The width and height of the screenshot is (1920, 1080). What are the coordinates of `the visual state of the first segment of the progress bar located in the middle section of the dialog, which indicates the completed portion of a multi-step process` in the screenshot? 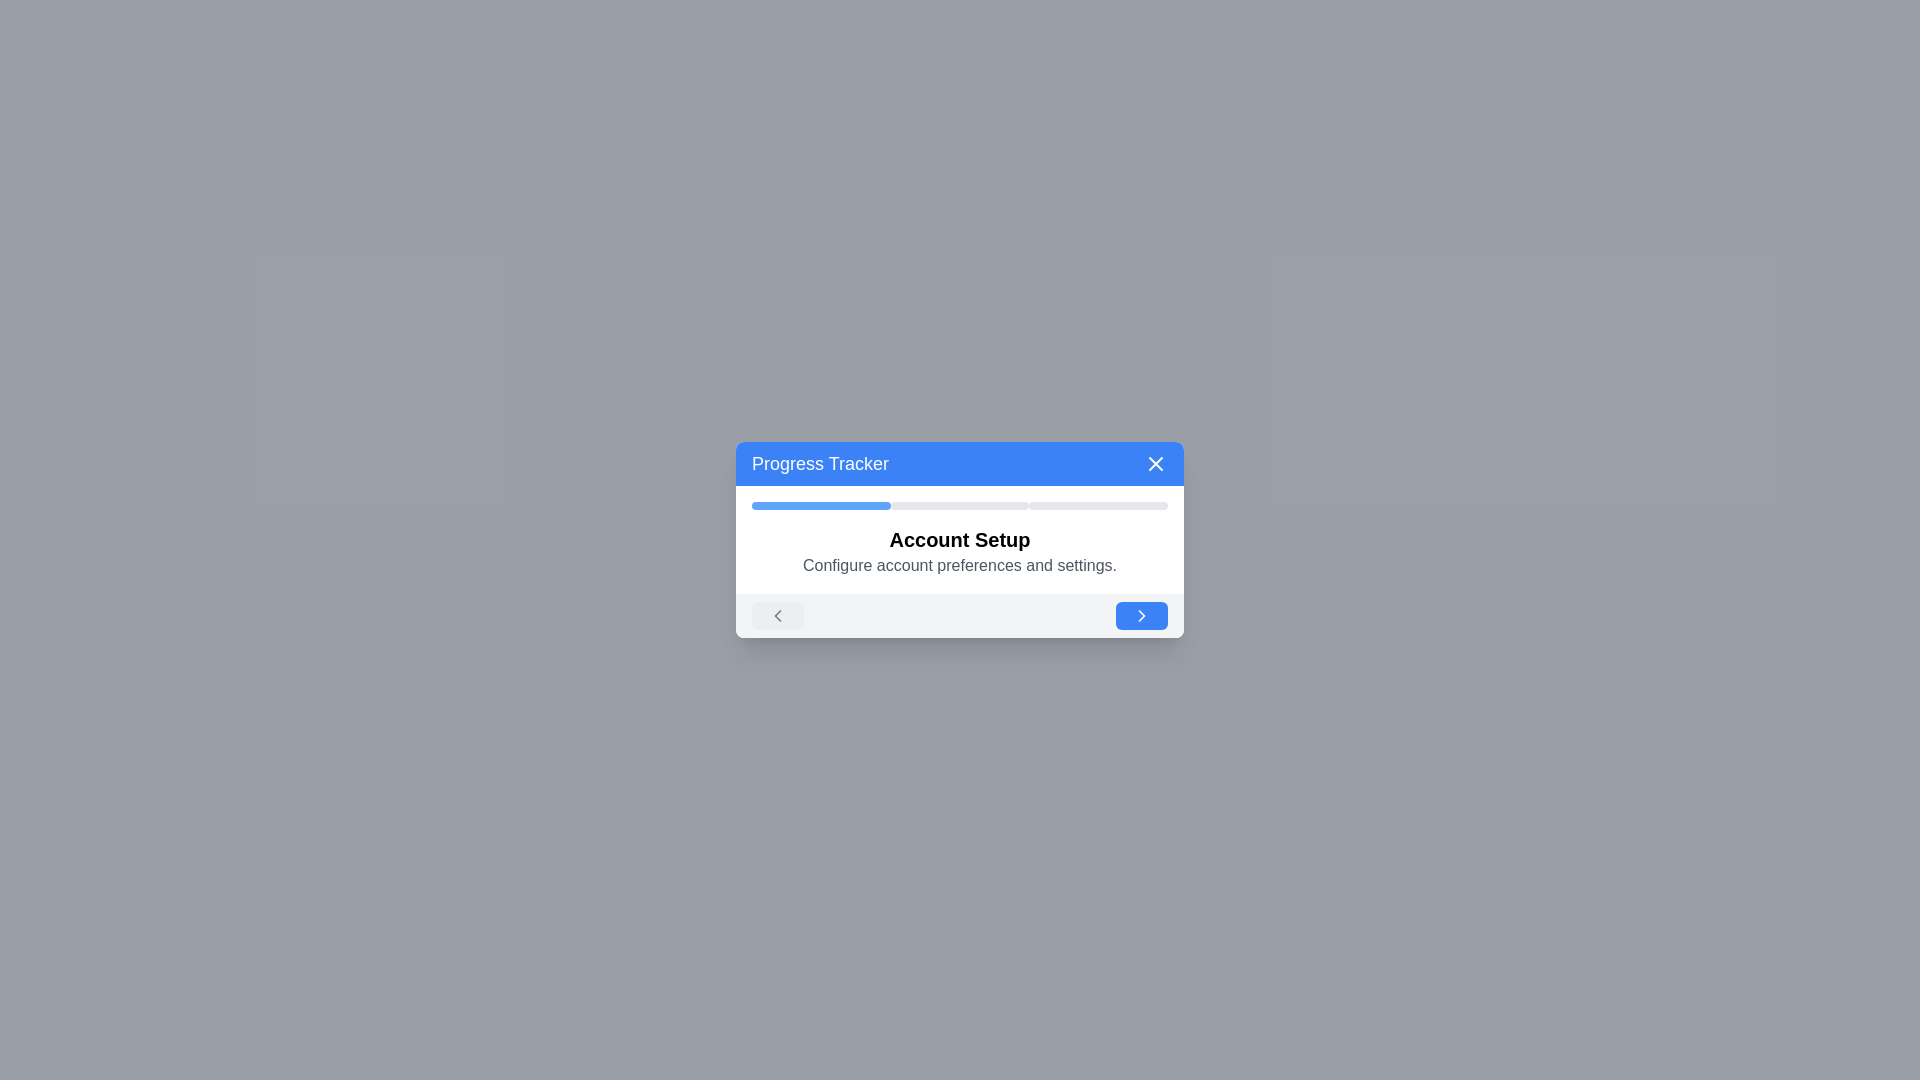 It's located at (821, 504).